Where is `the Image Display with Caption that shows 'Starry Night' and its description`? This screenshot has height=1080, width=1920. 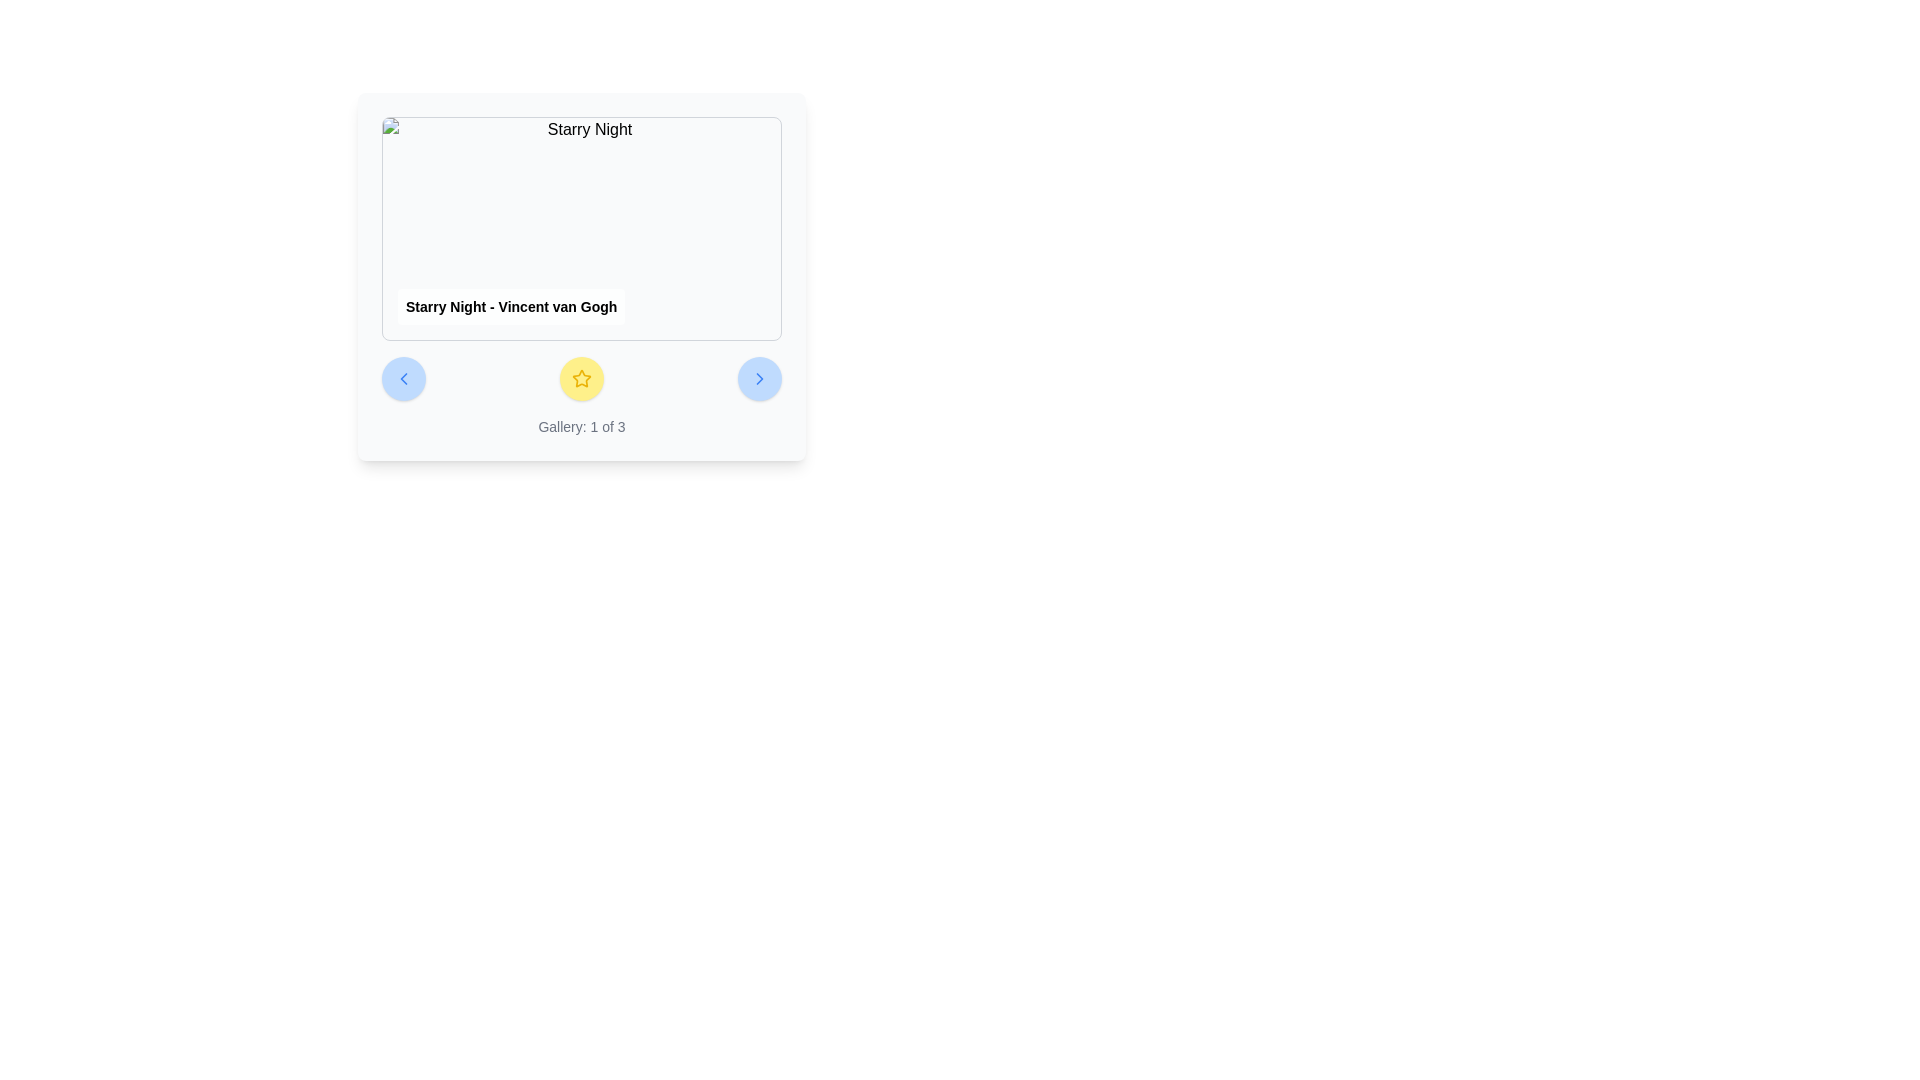
the Image Display with Caption that shows 'Starry Night' and its description is located at coordinates (580, 227).